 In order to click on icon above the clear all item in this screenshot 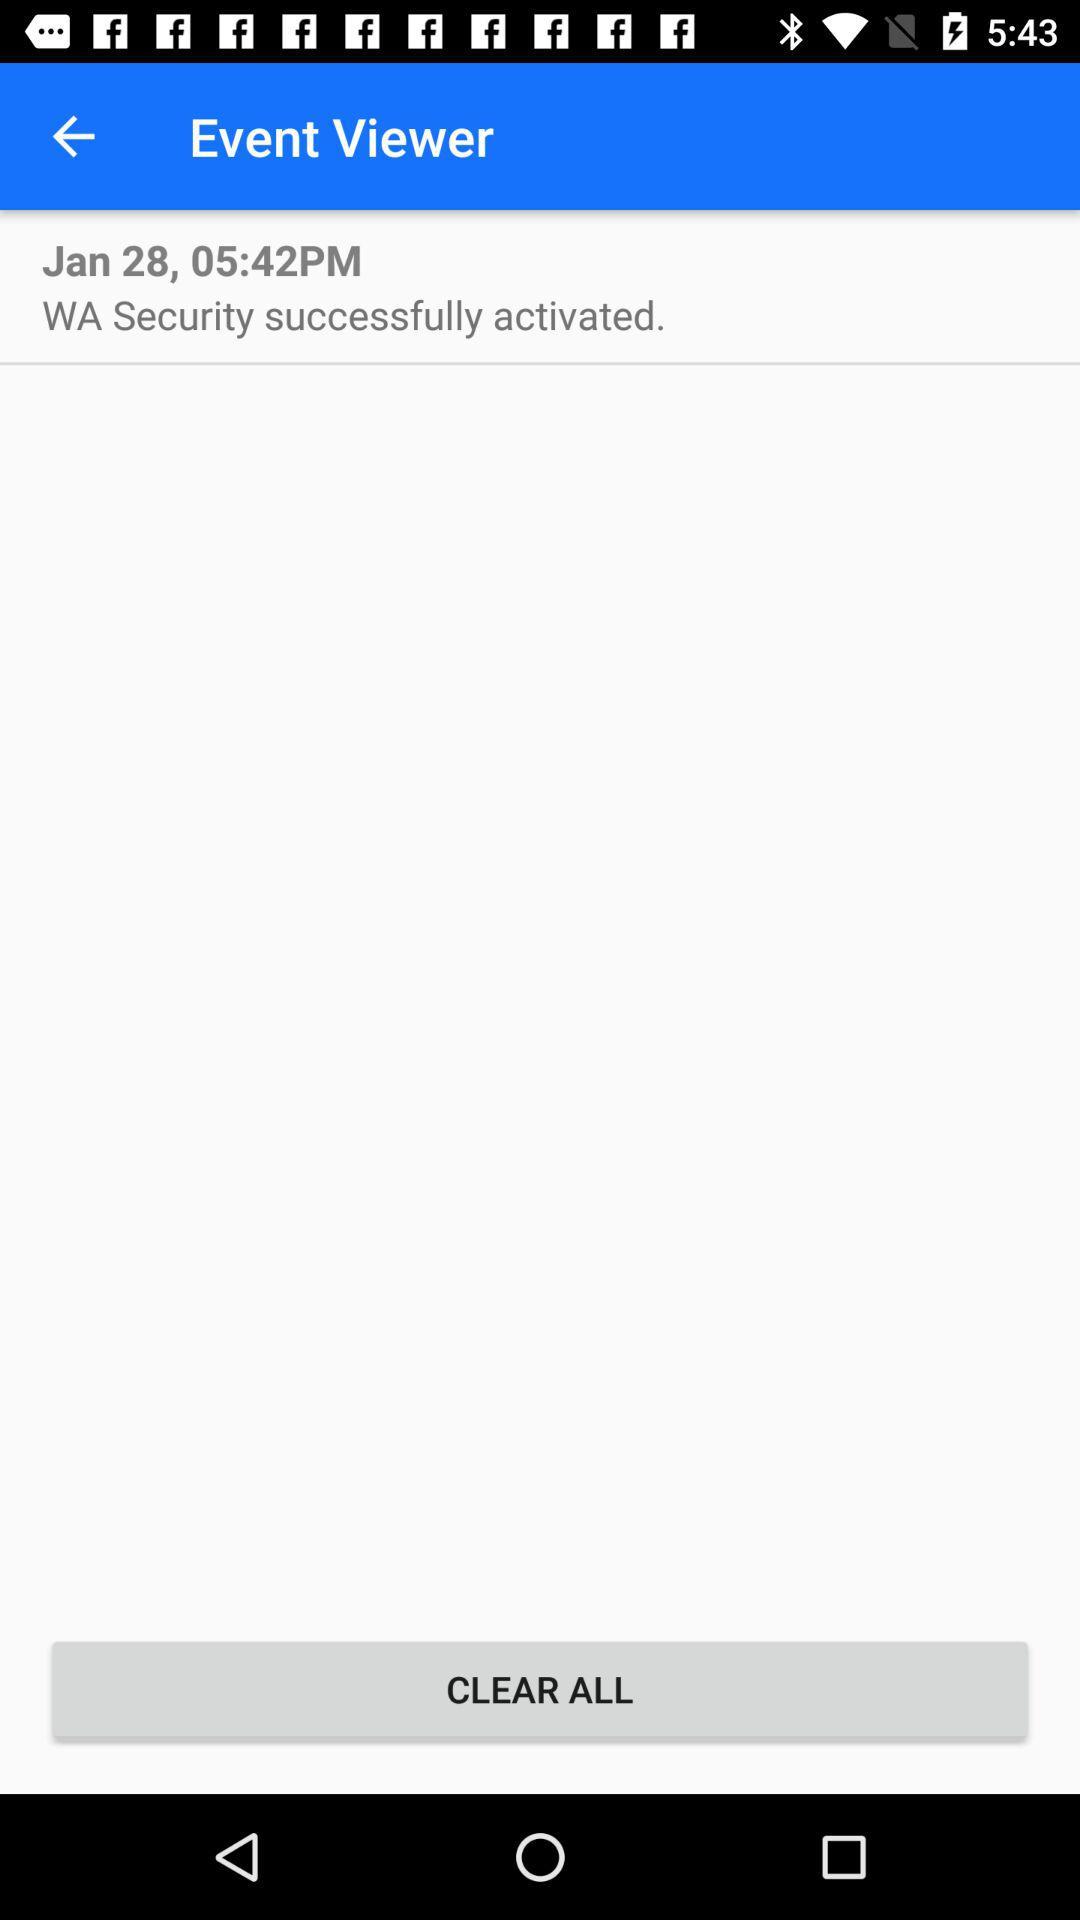, I will do `click(353, 313)`.